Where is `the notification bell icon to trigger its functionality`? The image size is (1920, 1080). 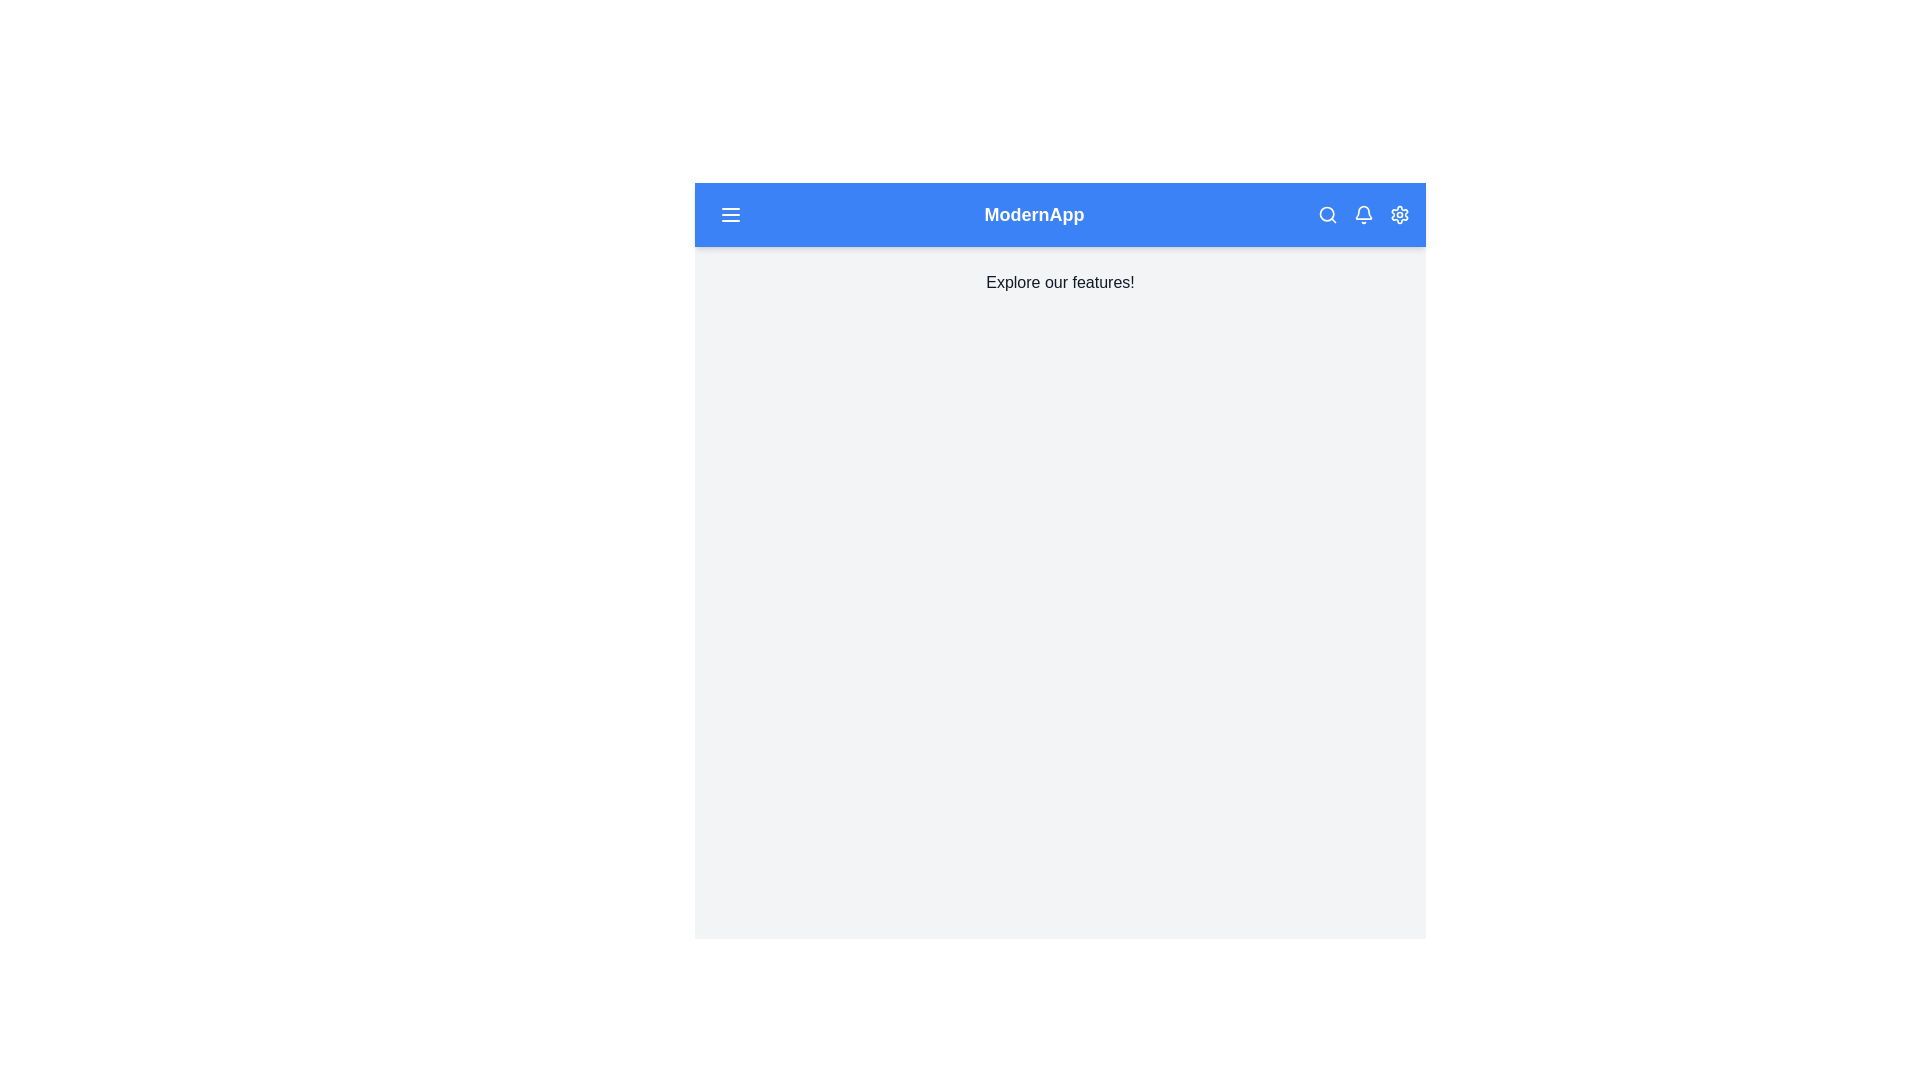 the notification bell icon to trigger its functionality is located at coordinates (1362, 215).